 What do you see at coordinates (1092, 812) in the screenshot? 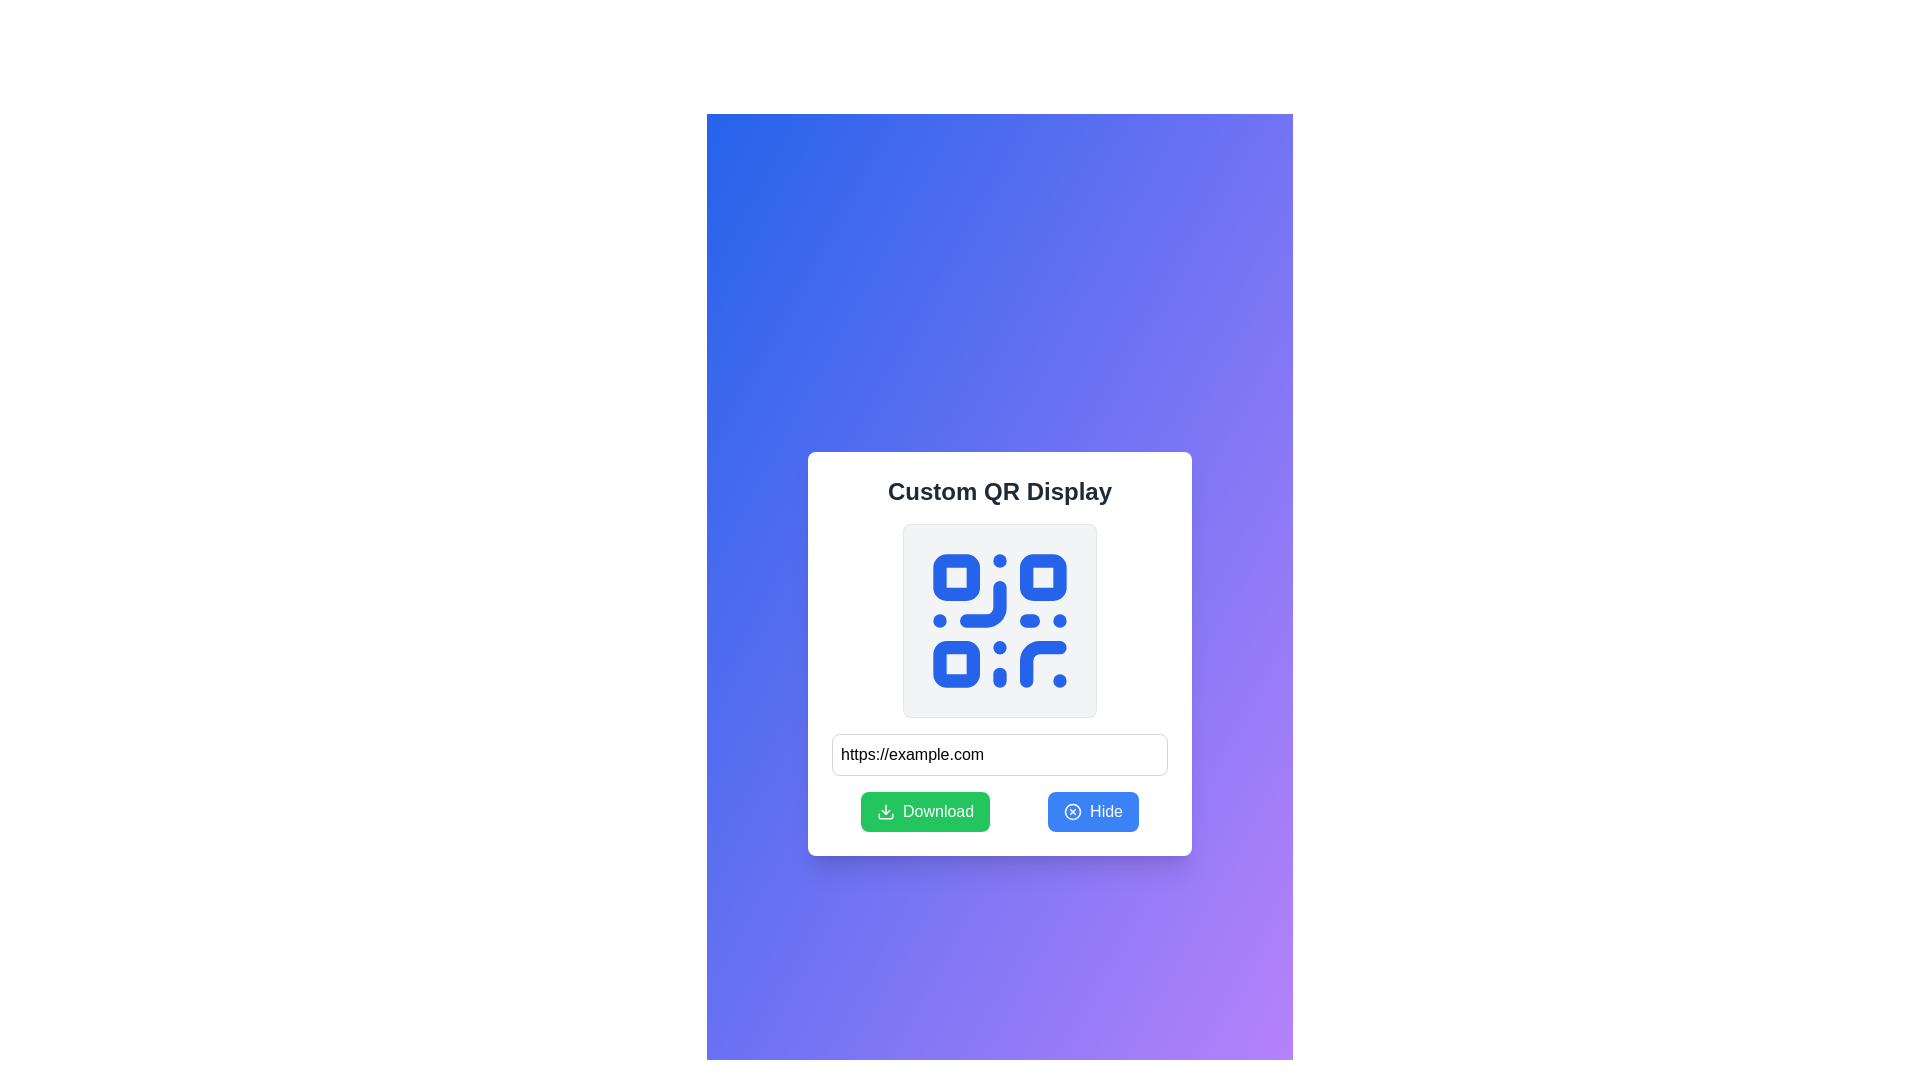
I see `the rounded blue button labeled 'Hide'` at bounding box center [1092, 812].